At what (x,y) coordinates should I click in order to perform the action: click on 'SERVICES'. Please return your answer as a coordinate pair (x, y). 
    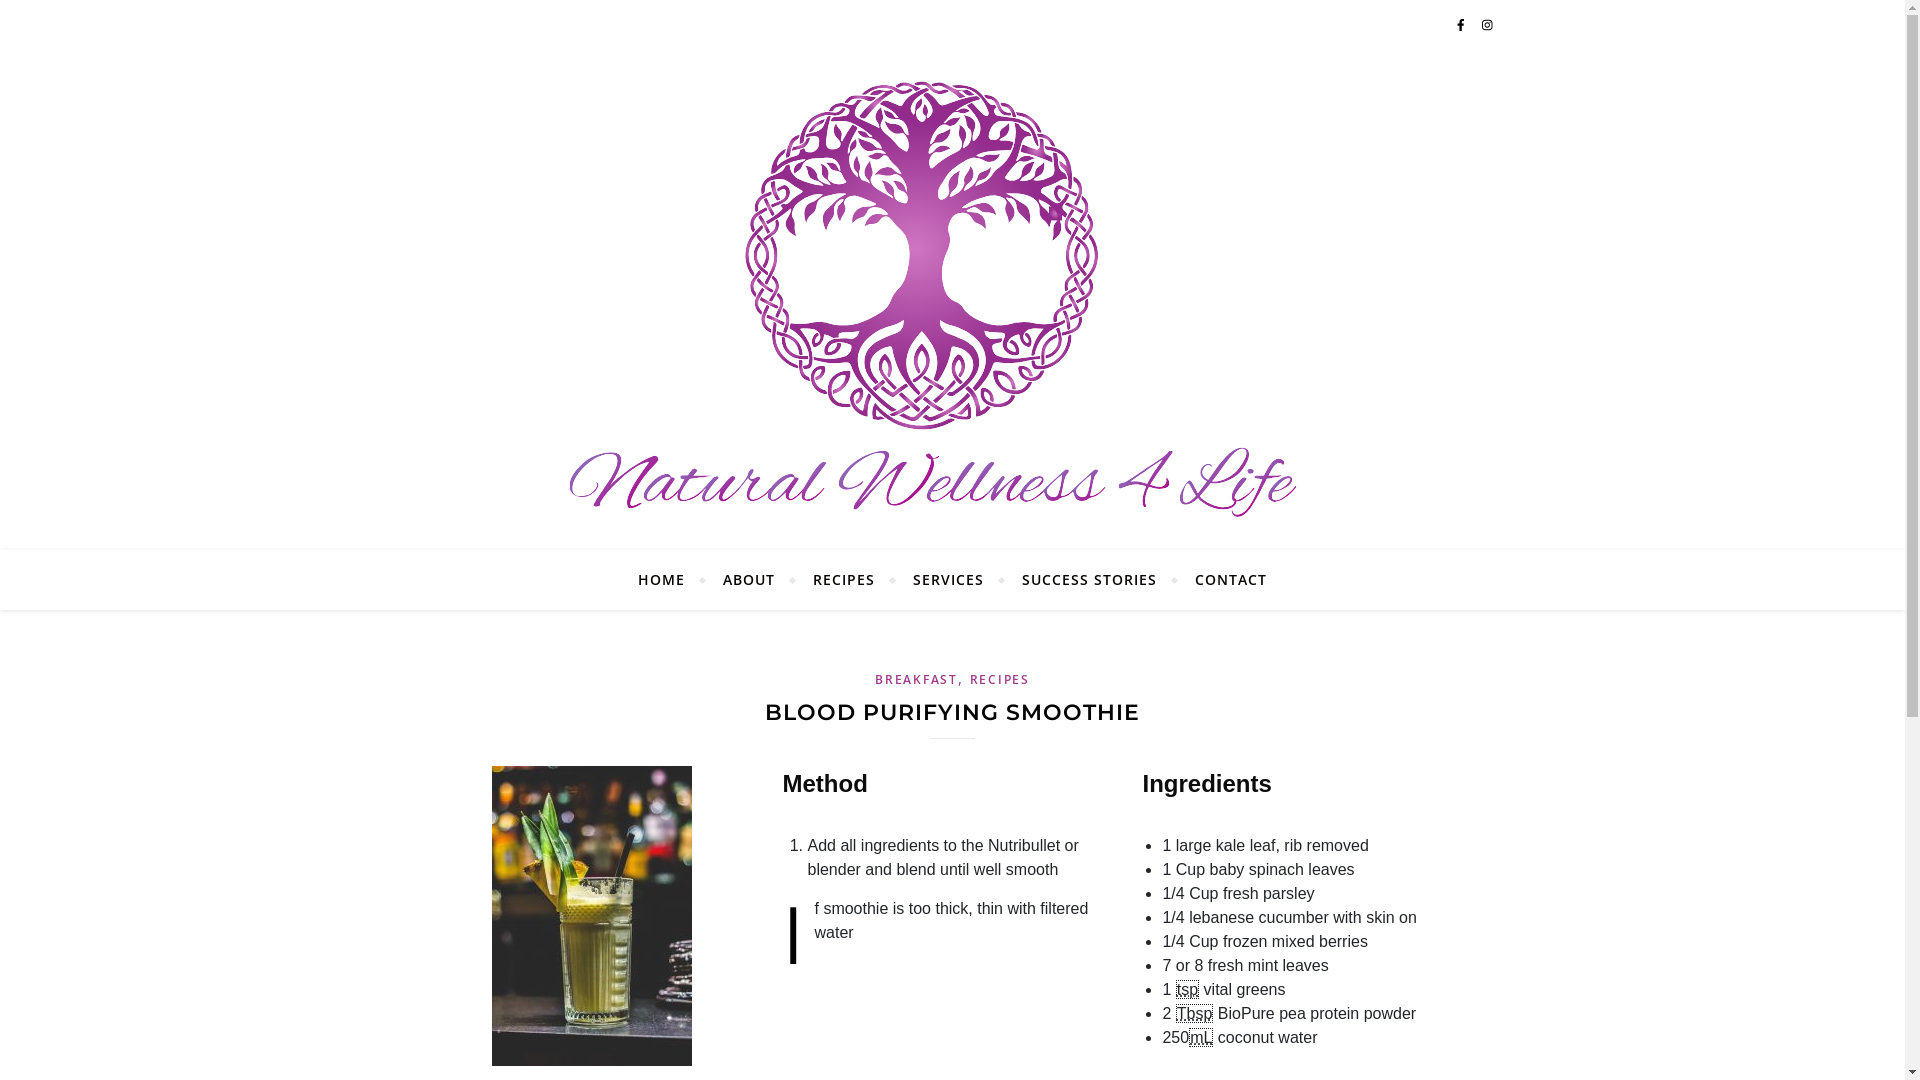
    Looking at the image, I should click on (947, 579).